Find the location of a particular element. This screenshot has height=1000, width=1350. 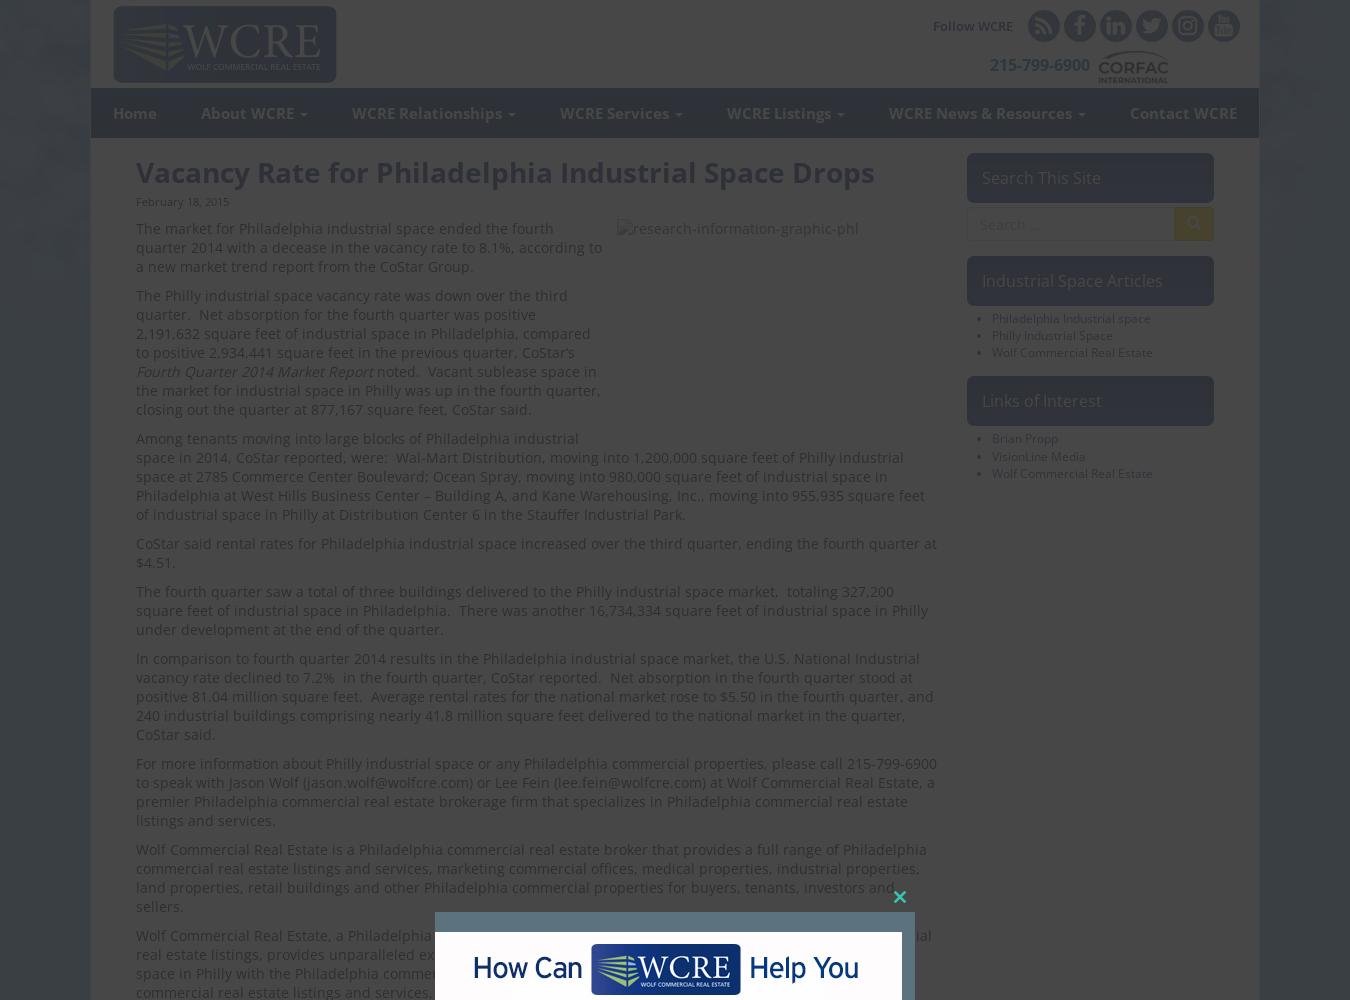

'For more information about Philly industrial space or any Philadelphia commercial properties, please call 215-799-6900 to speak with Jason Wolf (jason.wolf@wolfcre.com) or Lee Fein (lee.fein@wolfcre.com) at Wolf Commercial Real Estate, a premier Philadelphia commercial real estate brokerage firm that specializes in Philadelphia commercial real estate listings and services.' is located at coordinates (535, 792).